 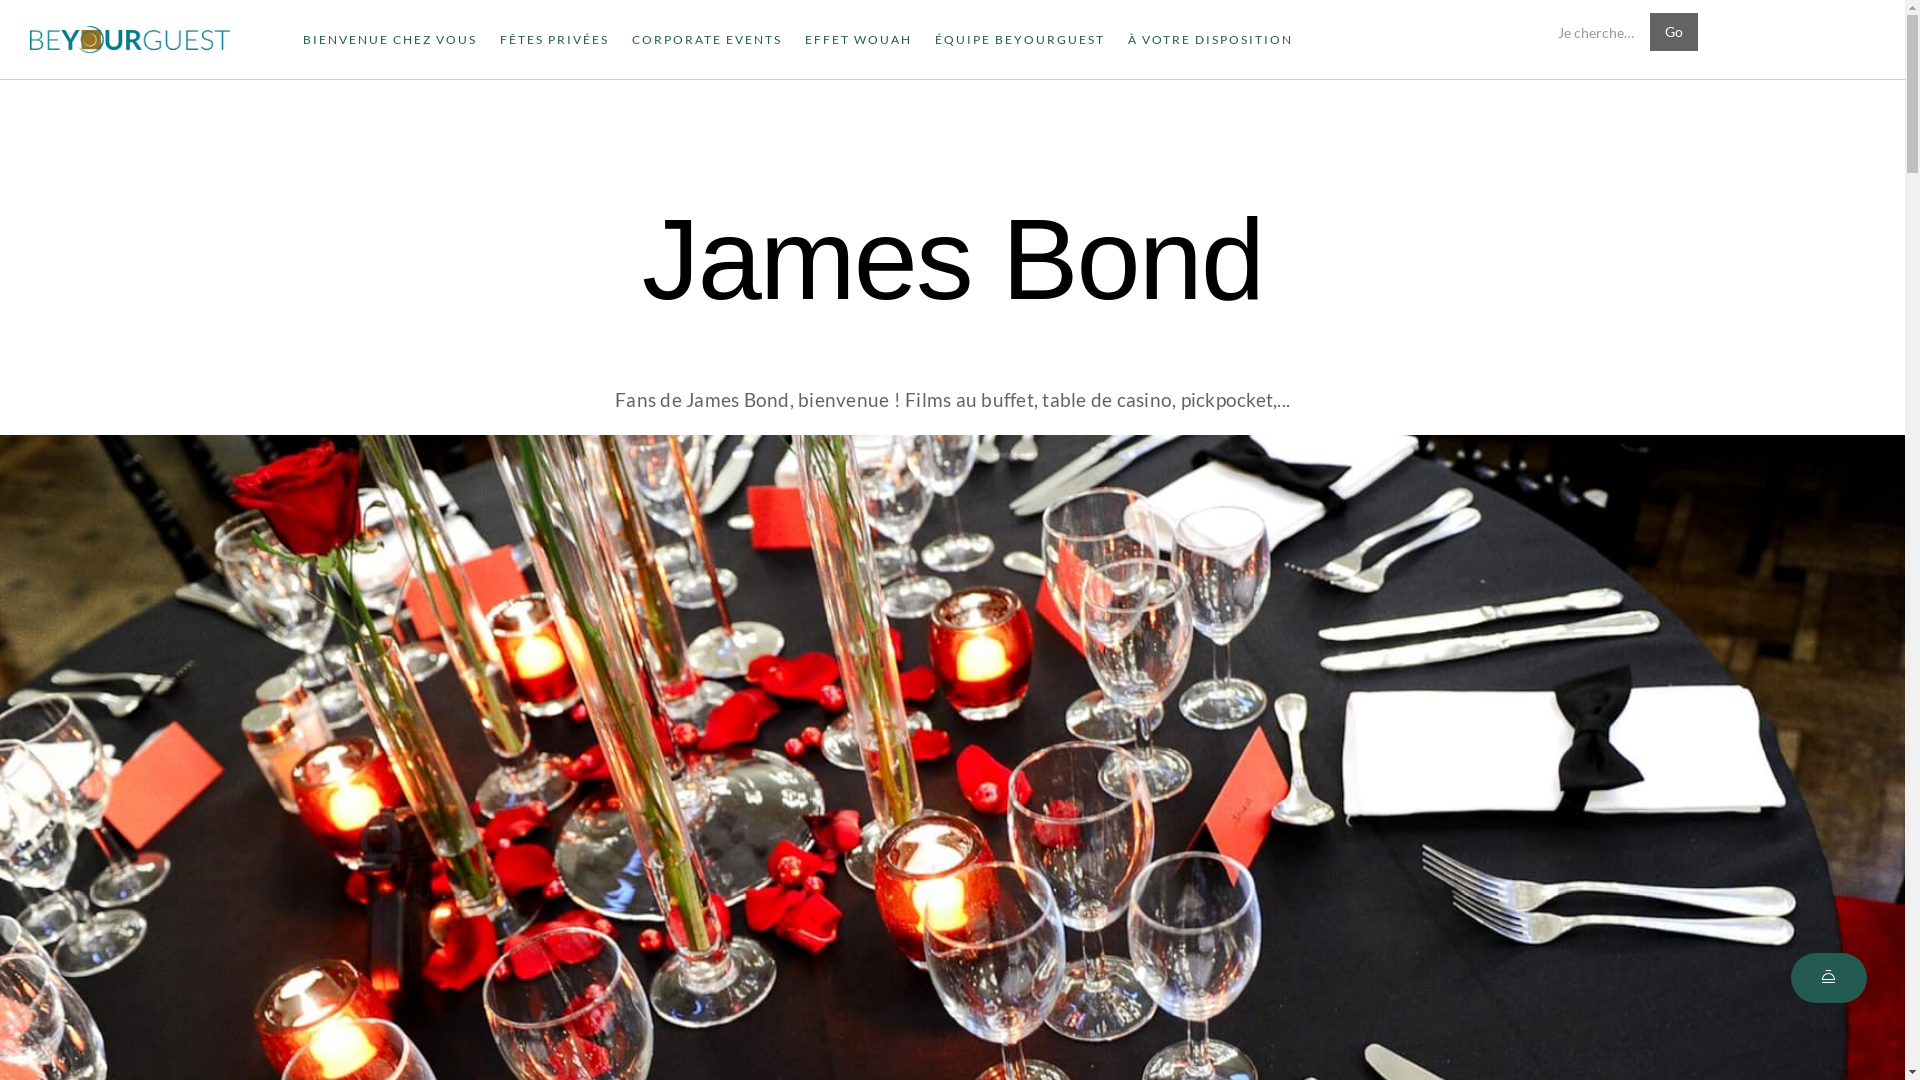 What do you see at coordinates (389, 39) in the screenshot?
I see `'BIENVENUE CHEZ VOUS'` at bounding box center [389, 39].